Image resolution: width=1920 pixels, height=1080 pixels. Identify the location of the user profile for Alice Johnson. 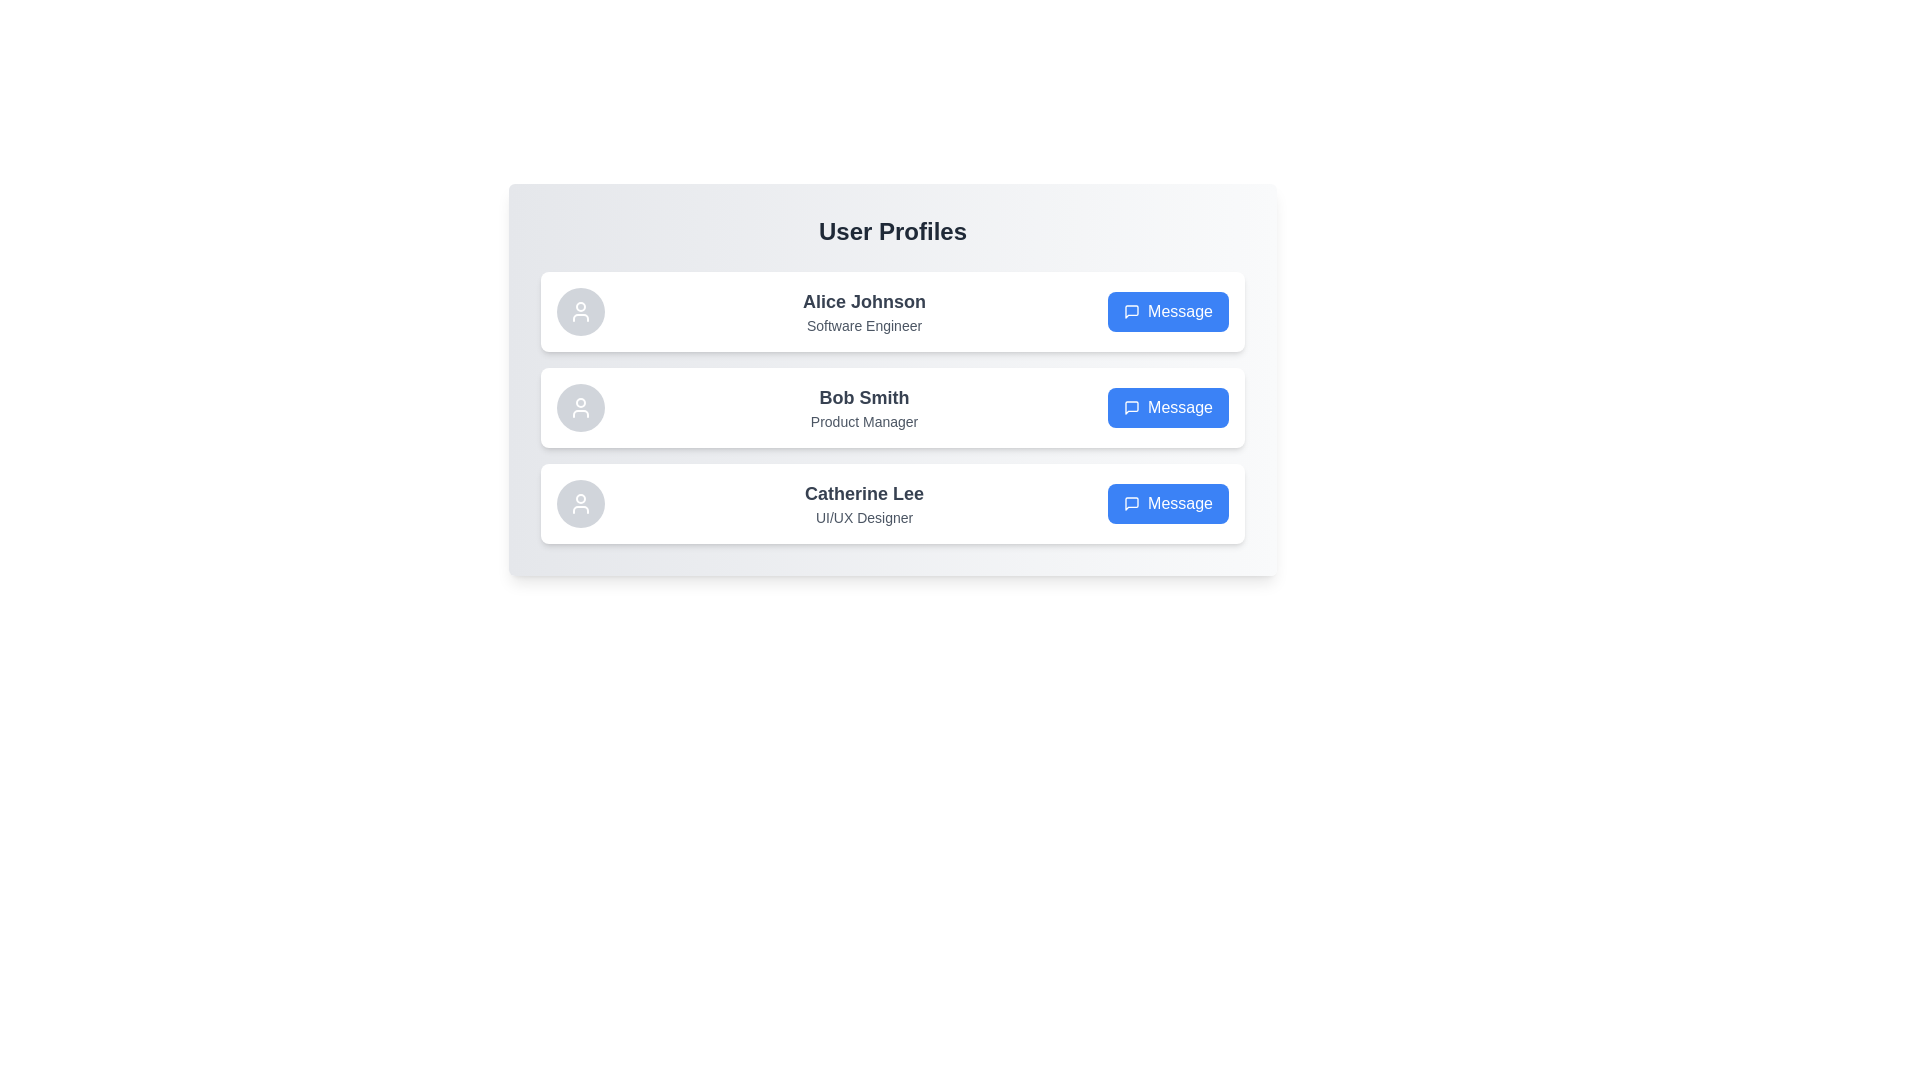
(891, 312).